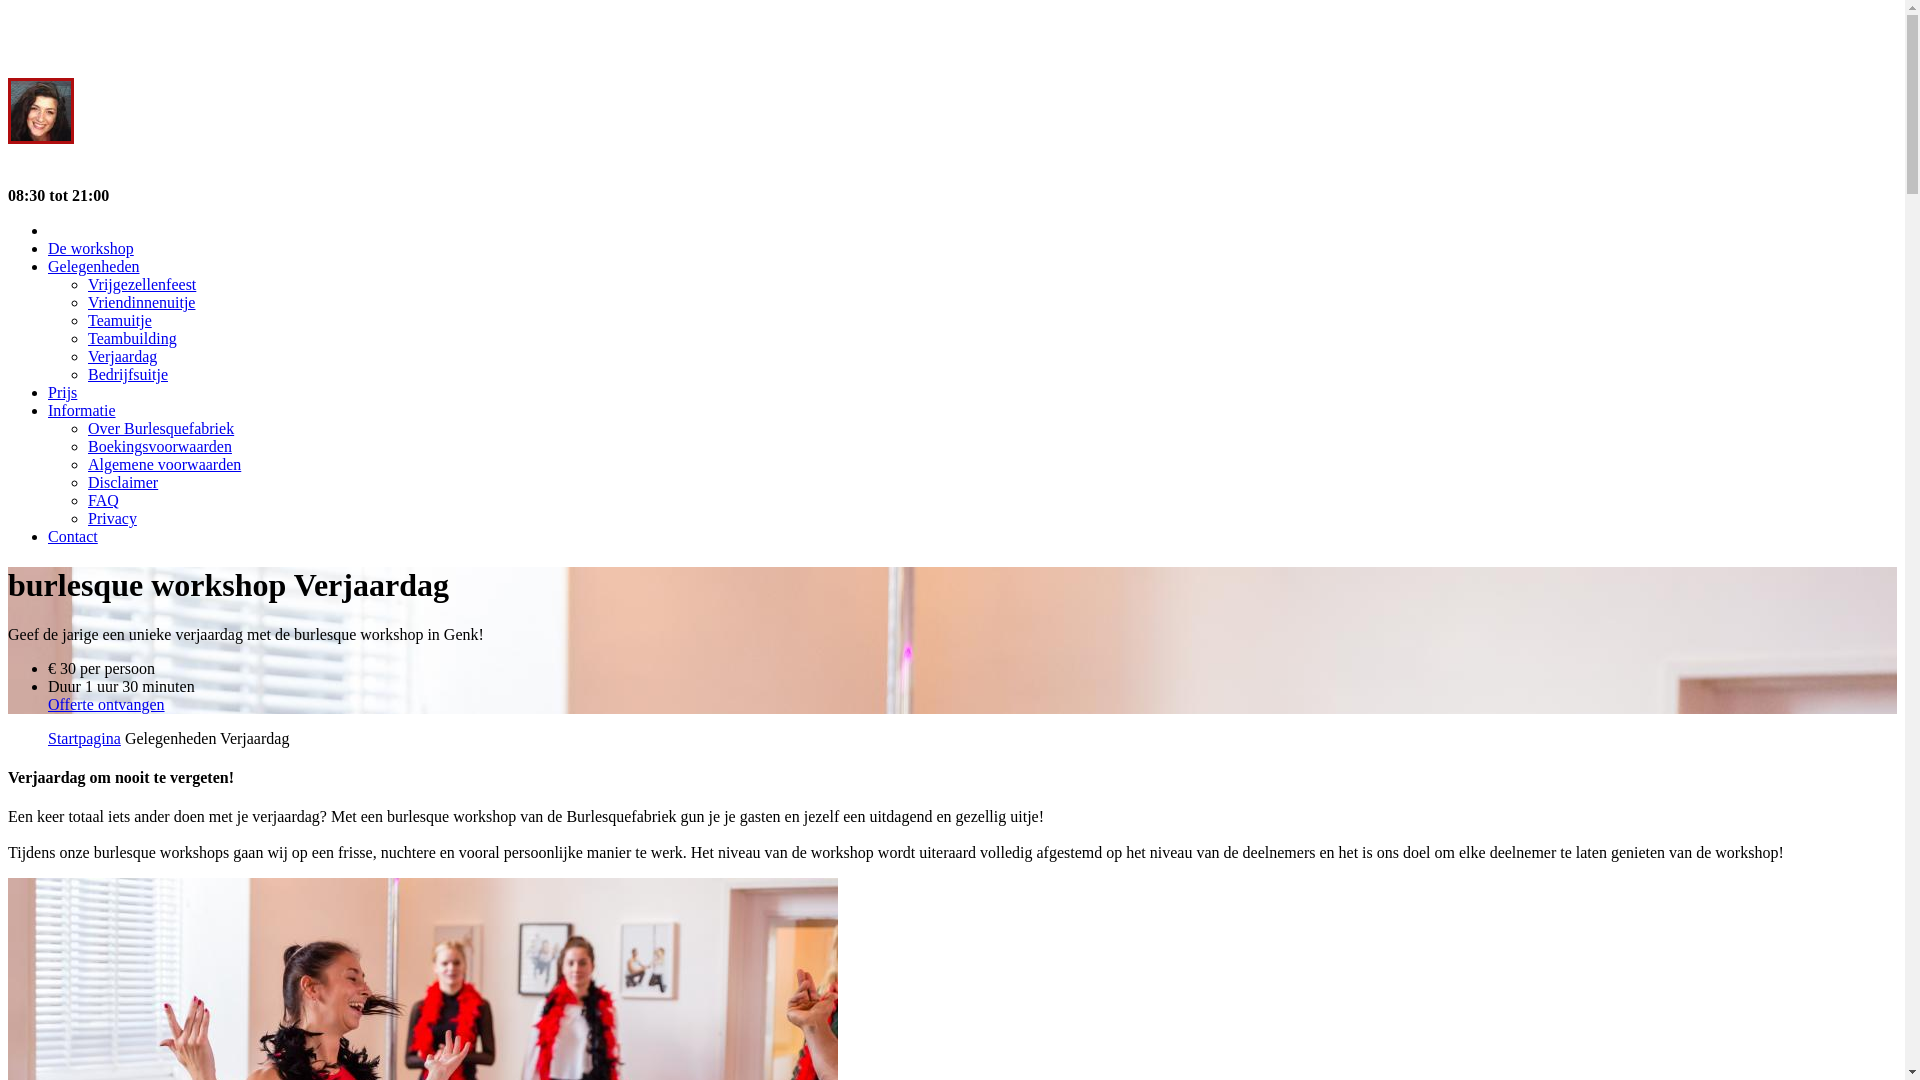  I want to click on 'Vrijgezellenfeest', so click(141, 284).